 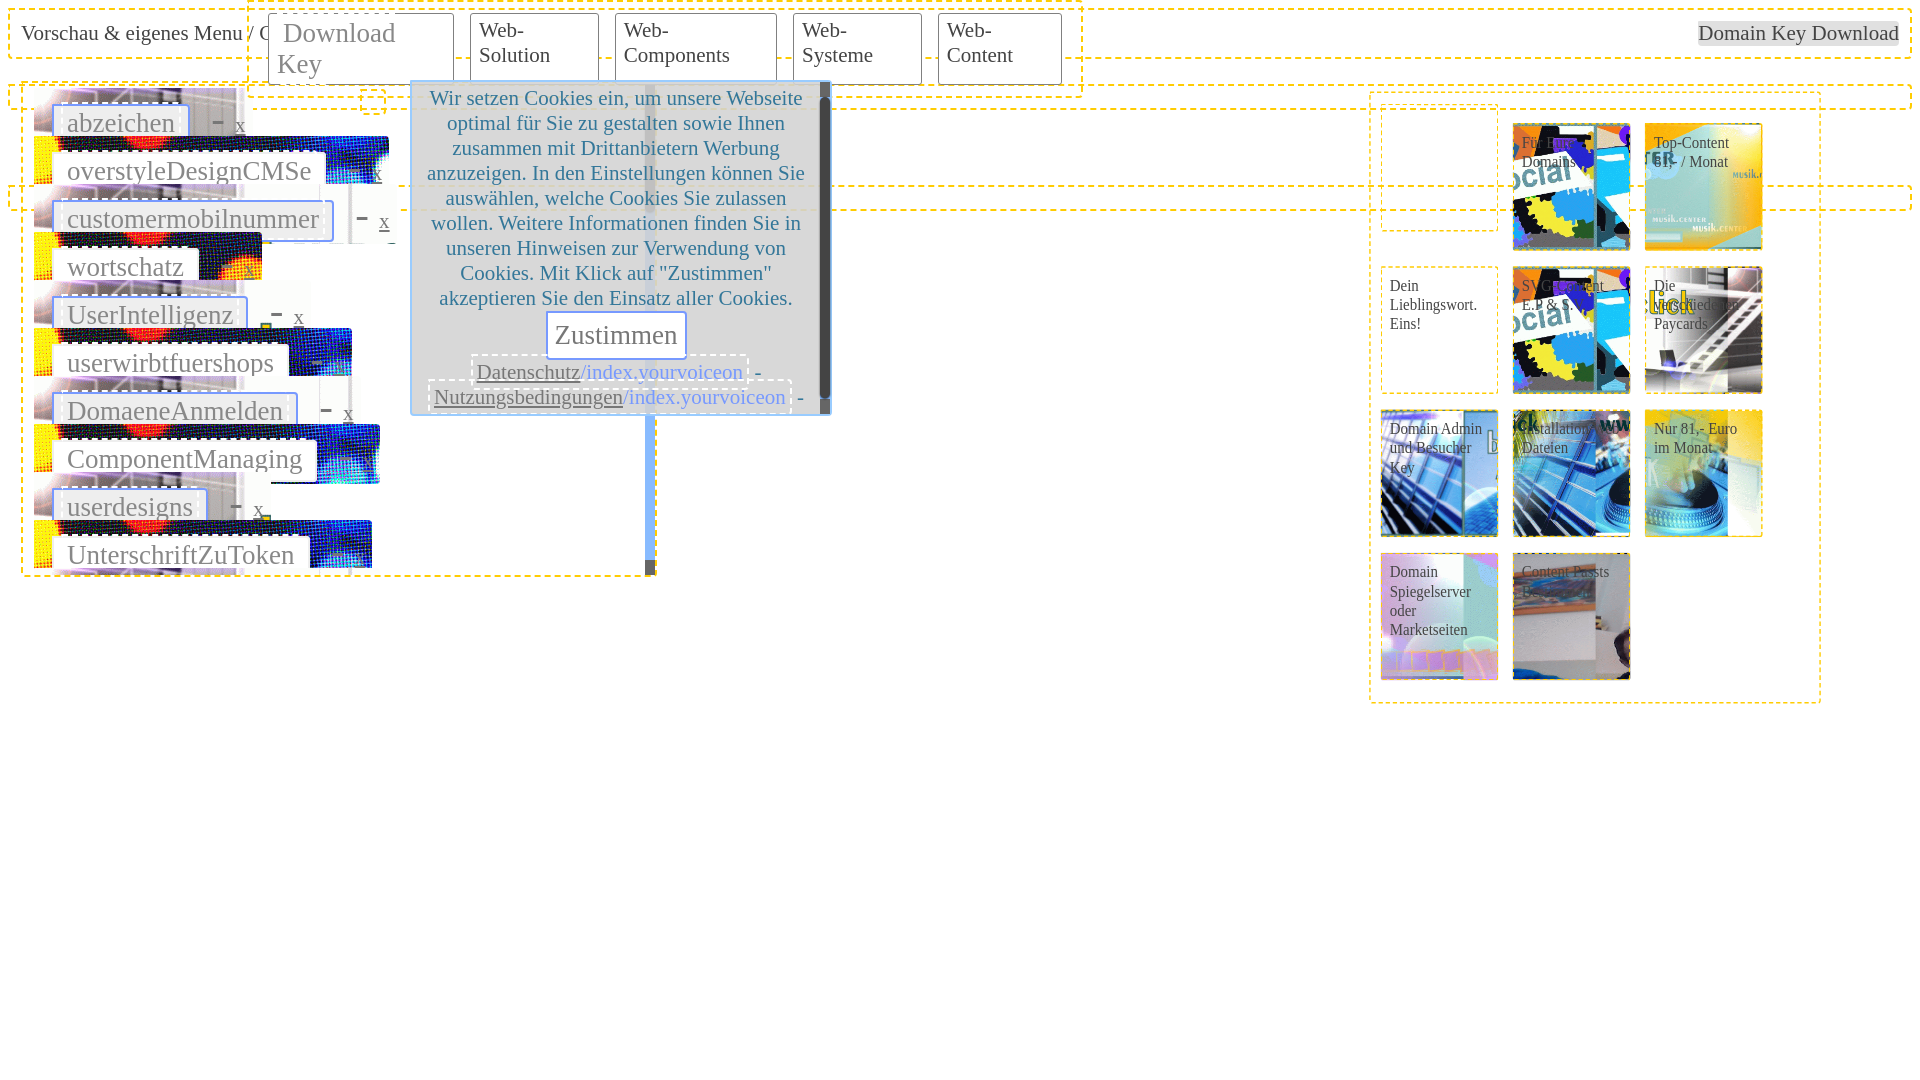 I want to click on 'Download Key', so click(x=336, y=47).